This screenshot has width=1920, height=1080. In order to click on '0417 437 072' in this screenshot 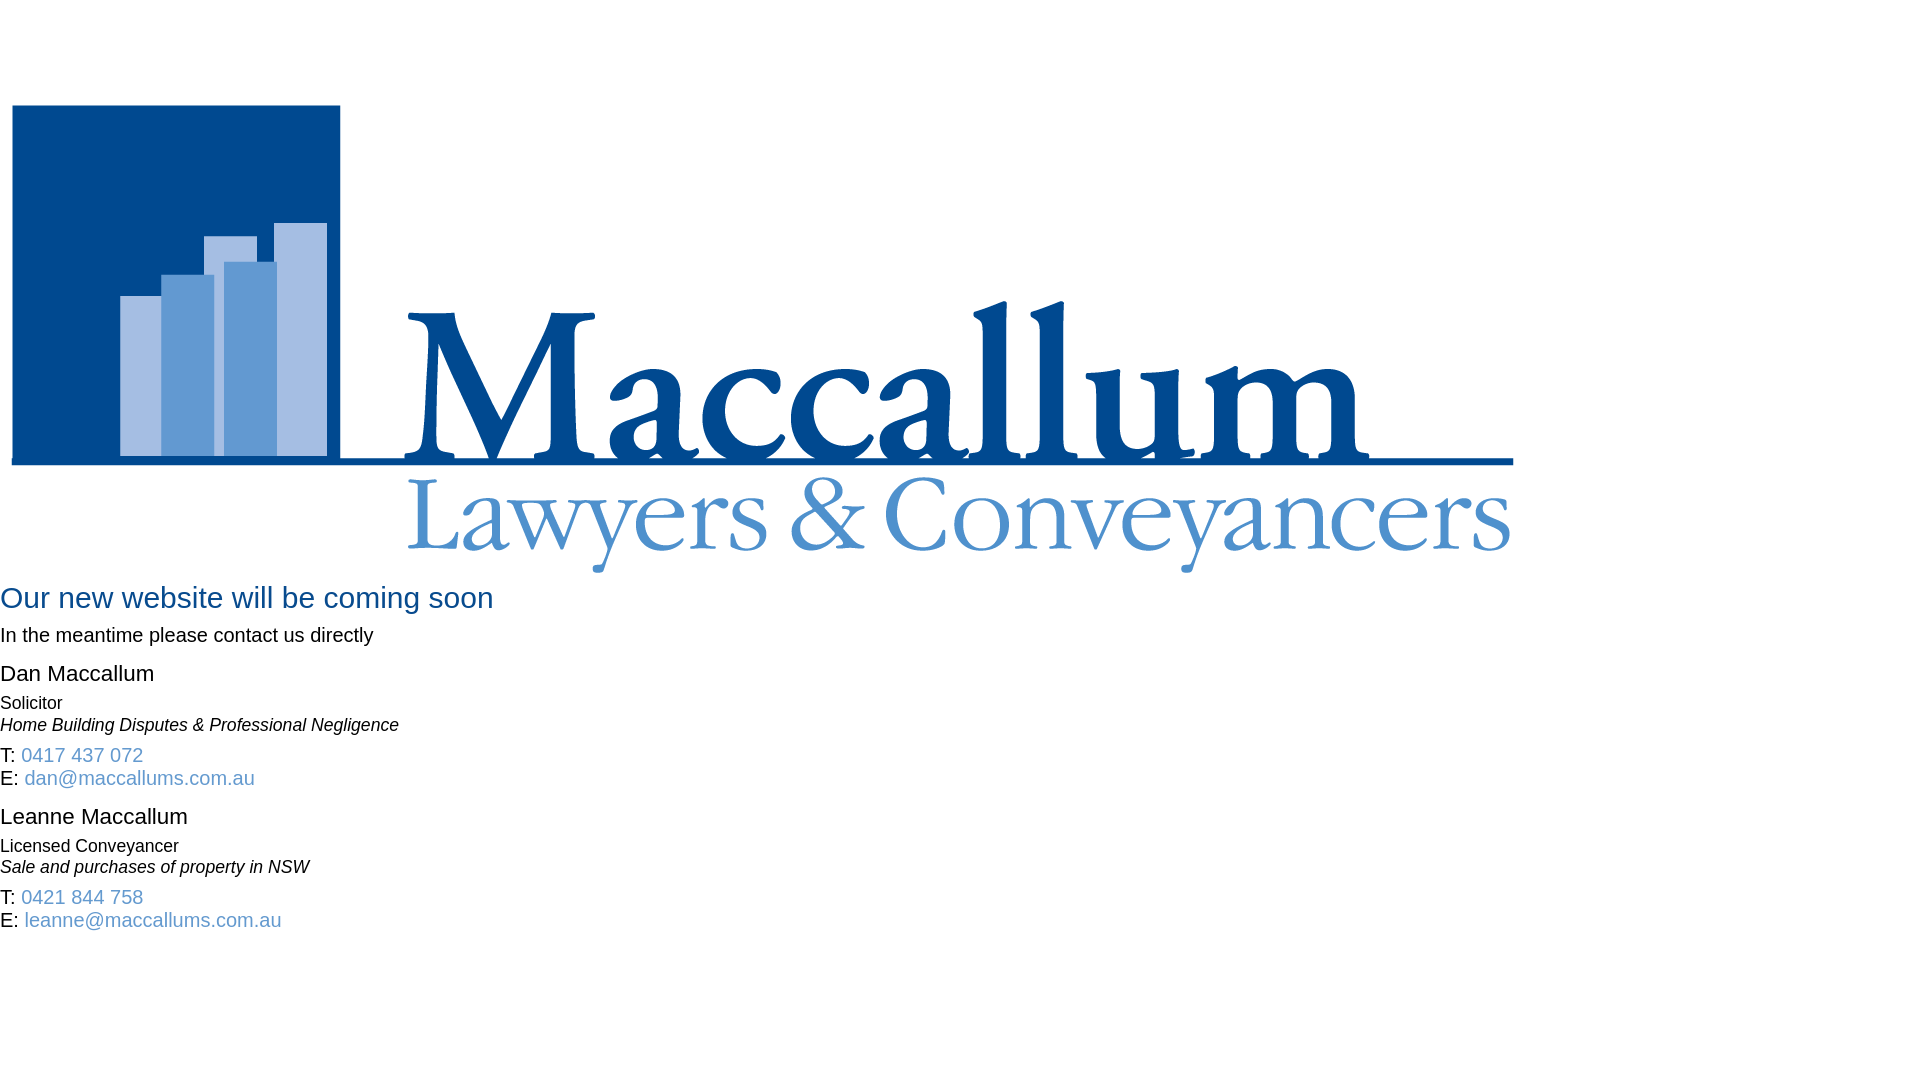, I will do `click(80, 755)`.